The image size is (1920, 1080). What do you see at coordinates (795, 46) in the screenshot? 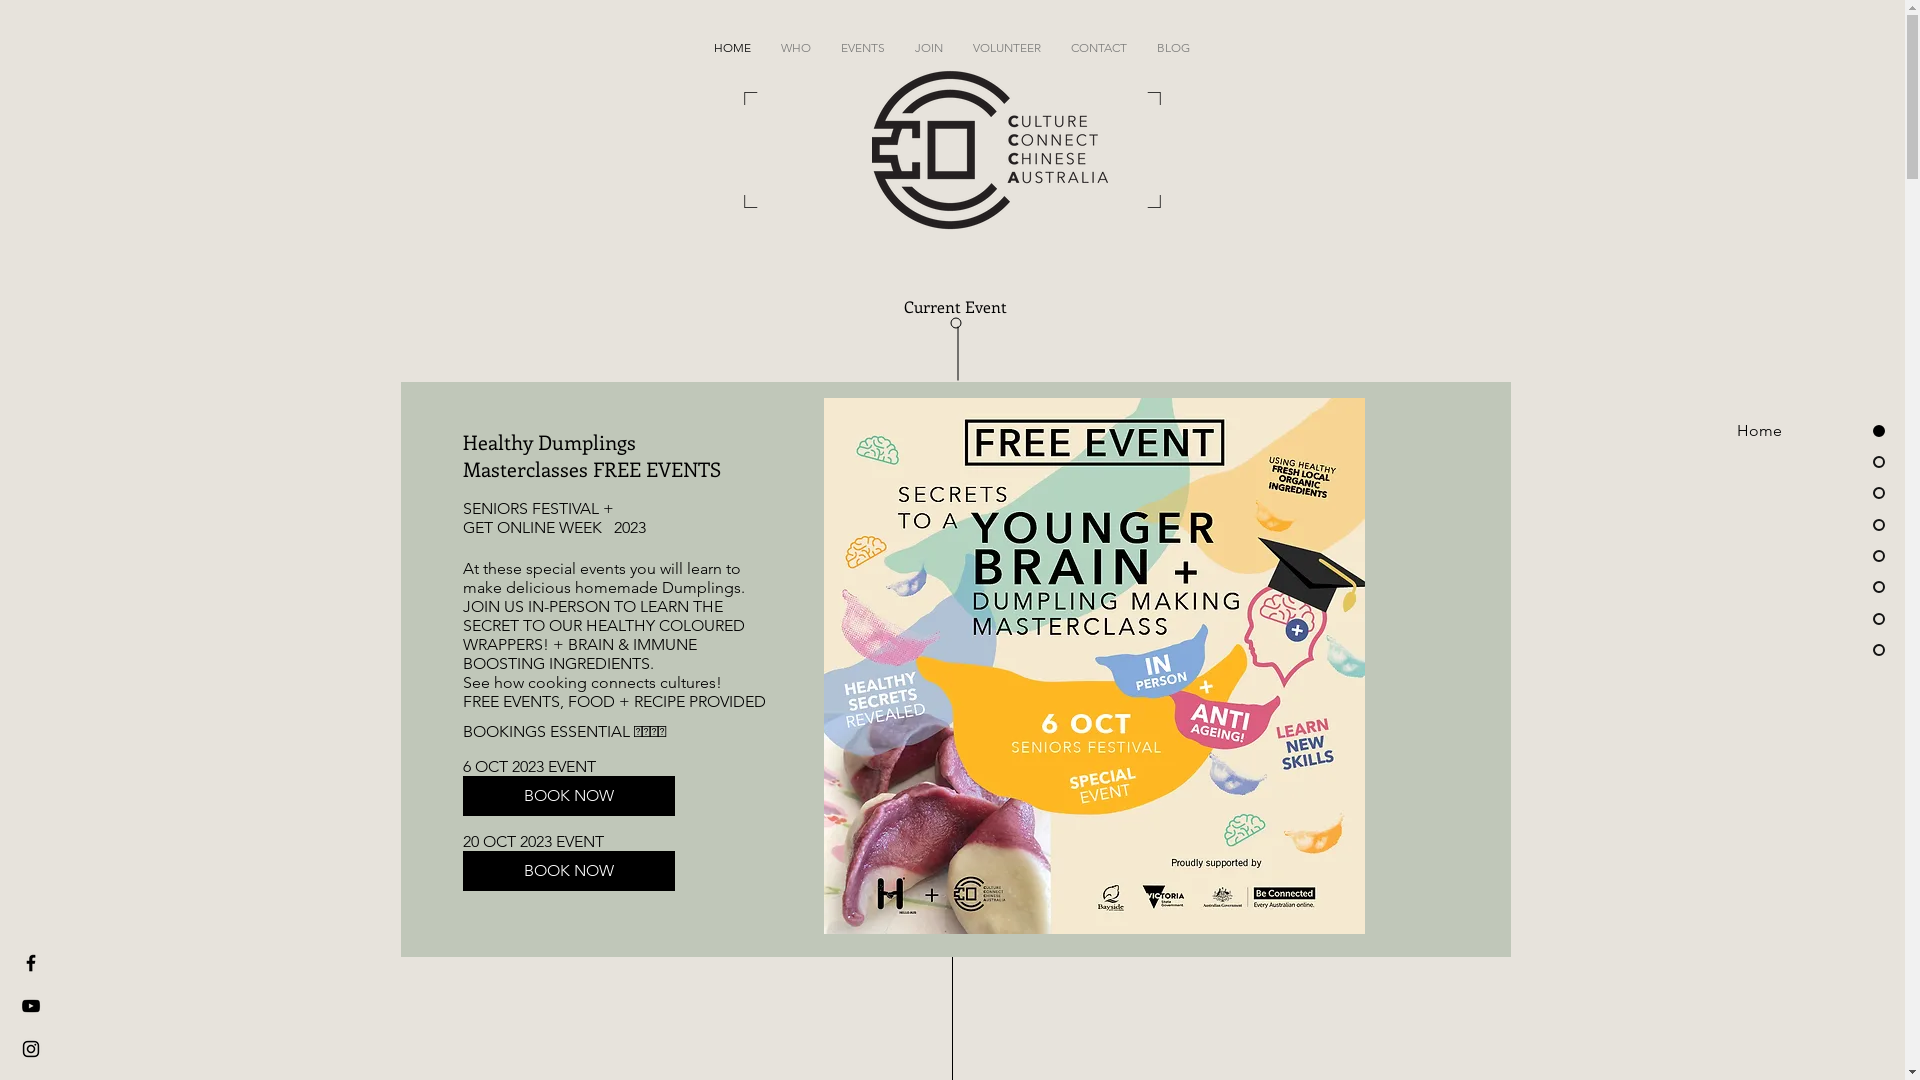
I see `'WHO'` at bounding box center [795, 46].